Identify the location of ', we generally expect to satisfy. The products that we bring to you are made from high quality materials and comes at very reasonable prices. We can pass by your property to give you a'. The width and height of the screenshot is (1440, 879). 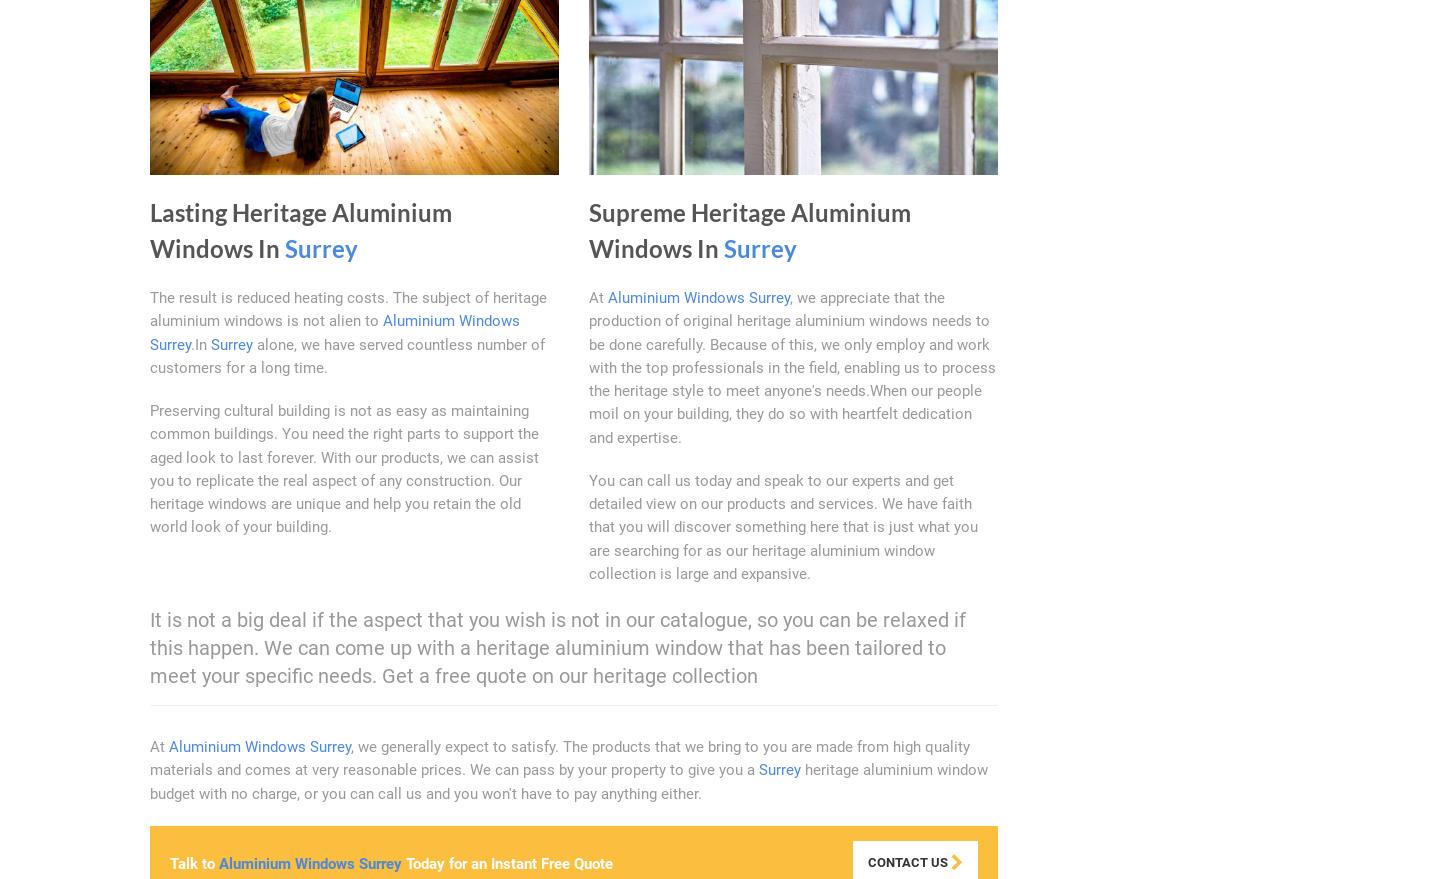
(560, 757).